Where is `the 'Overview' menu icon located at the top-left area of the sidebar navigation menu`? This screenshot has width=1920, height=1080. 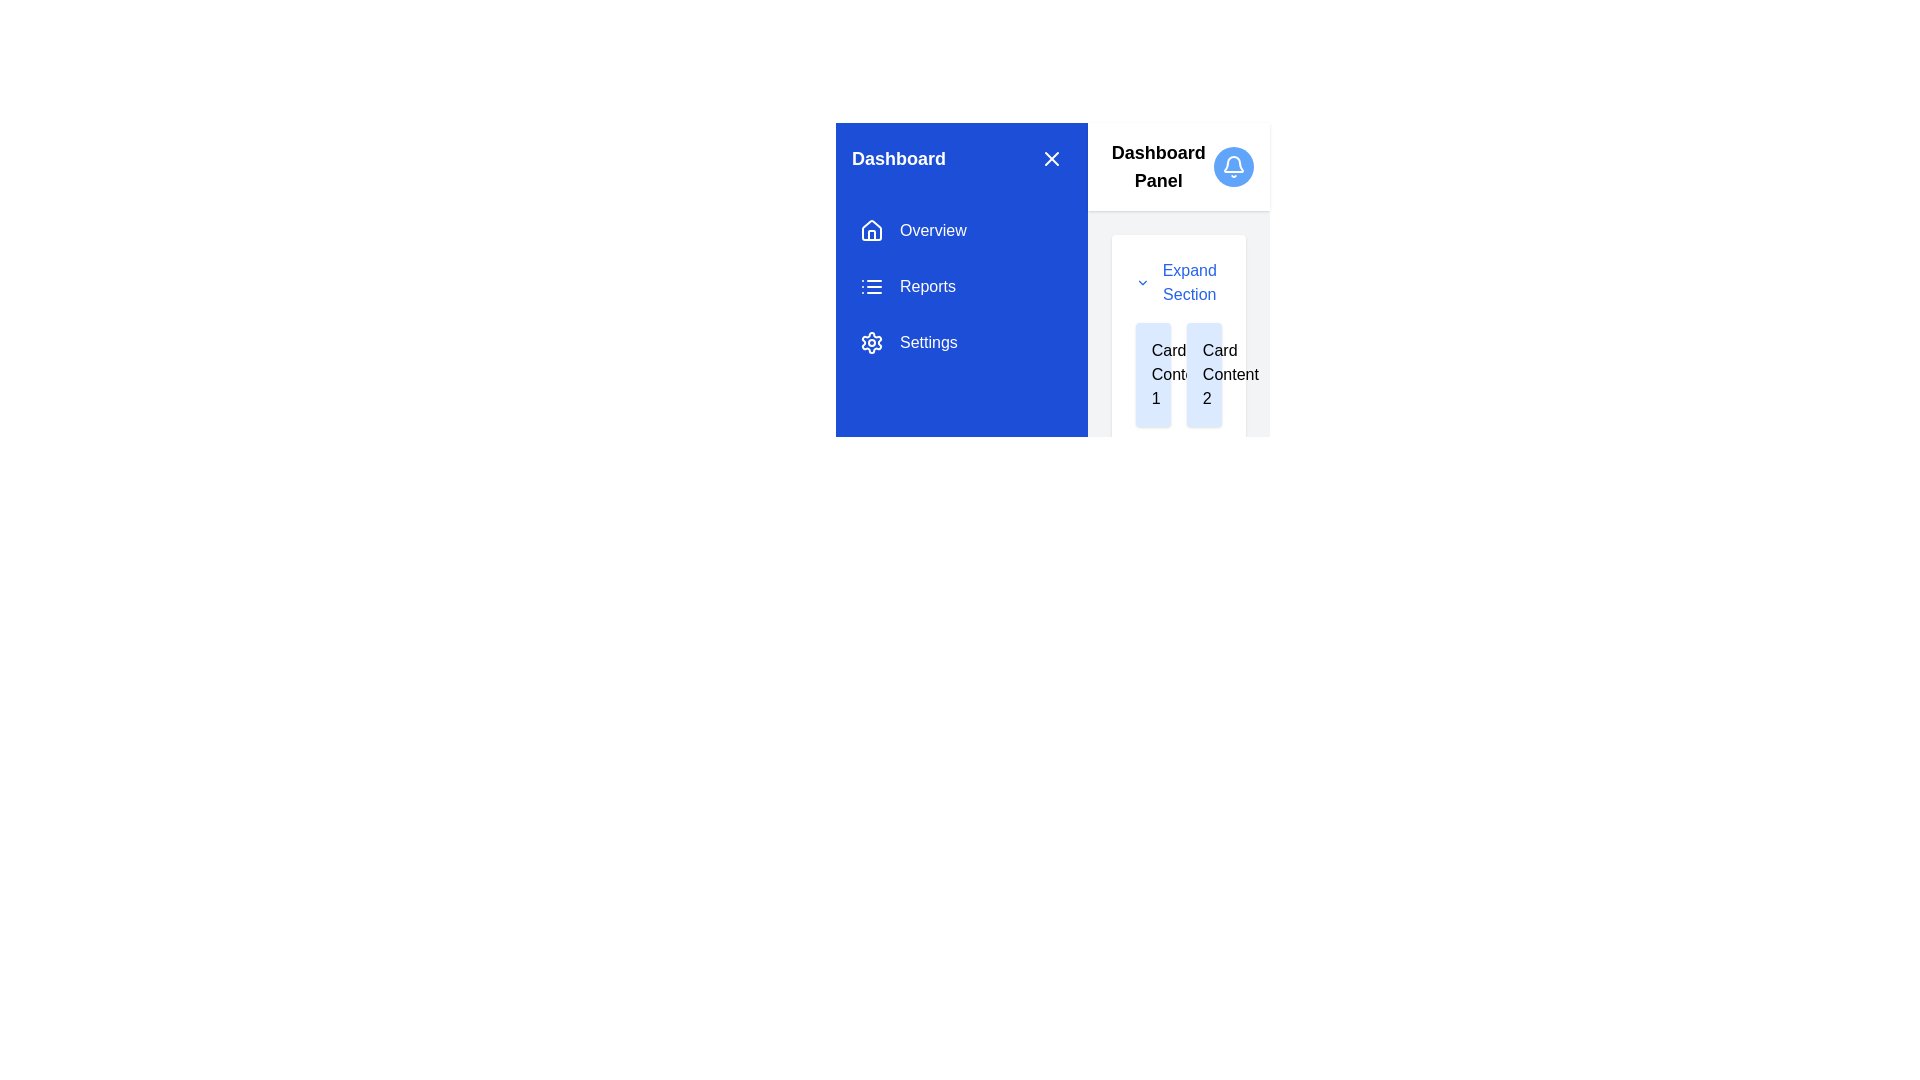 the 'Overview' menu icon located at the top-left area of the sidebar navigation menu is located at coordinates (872, 230).